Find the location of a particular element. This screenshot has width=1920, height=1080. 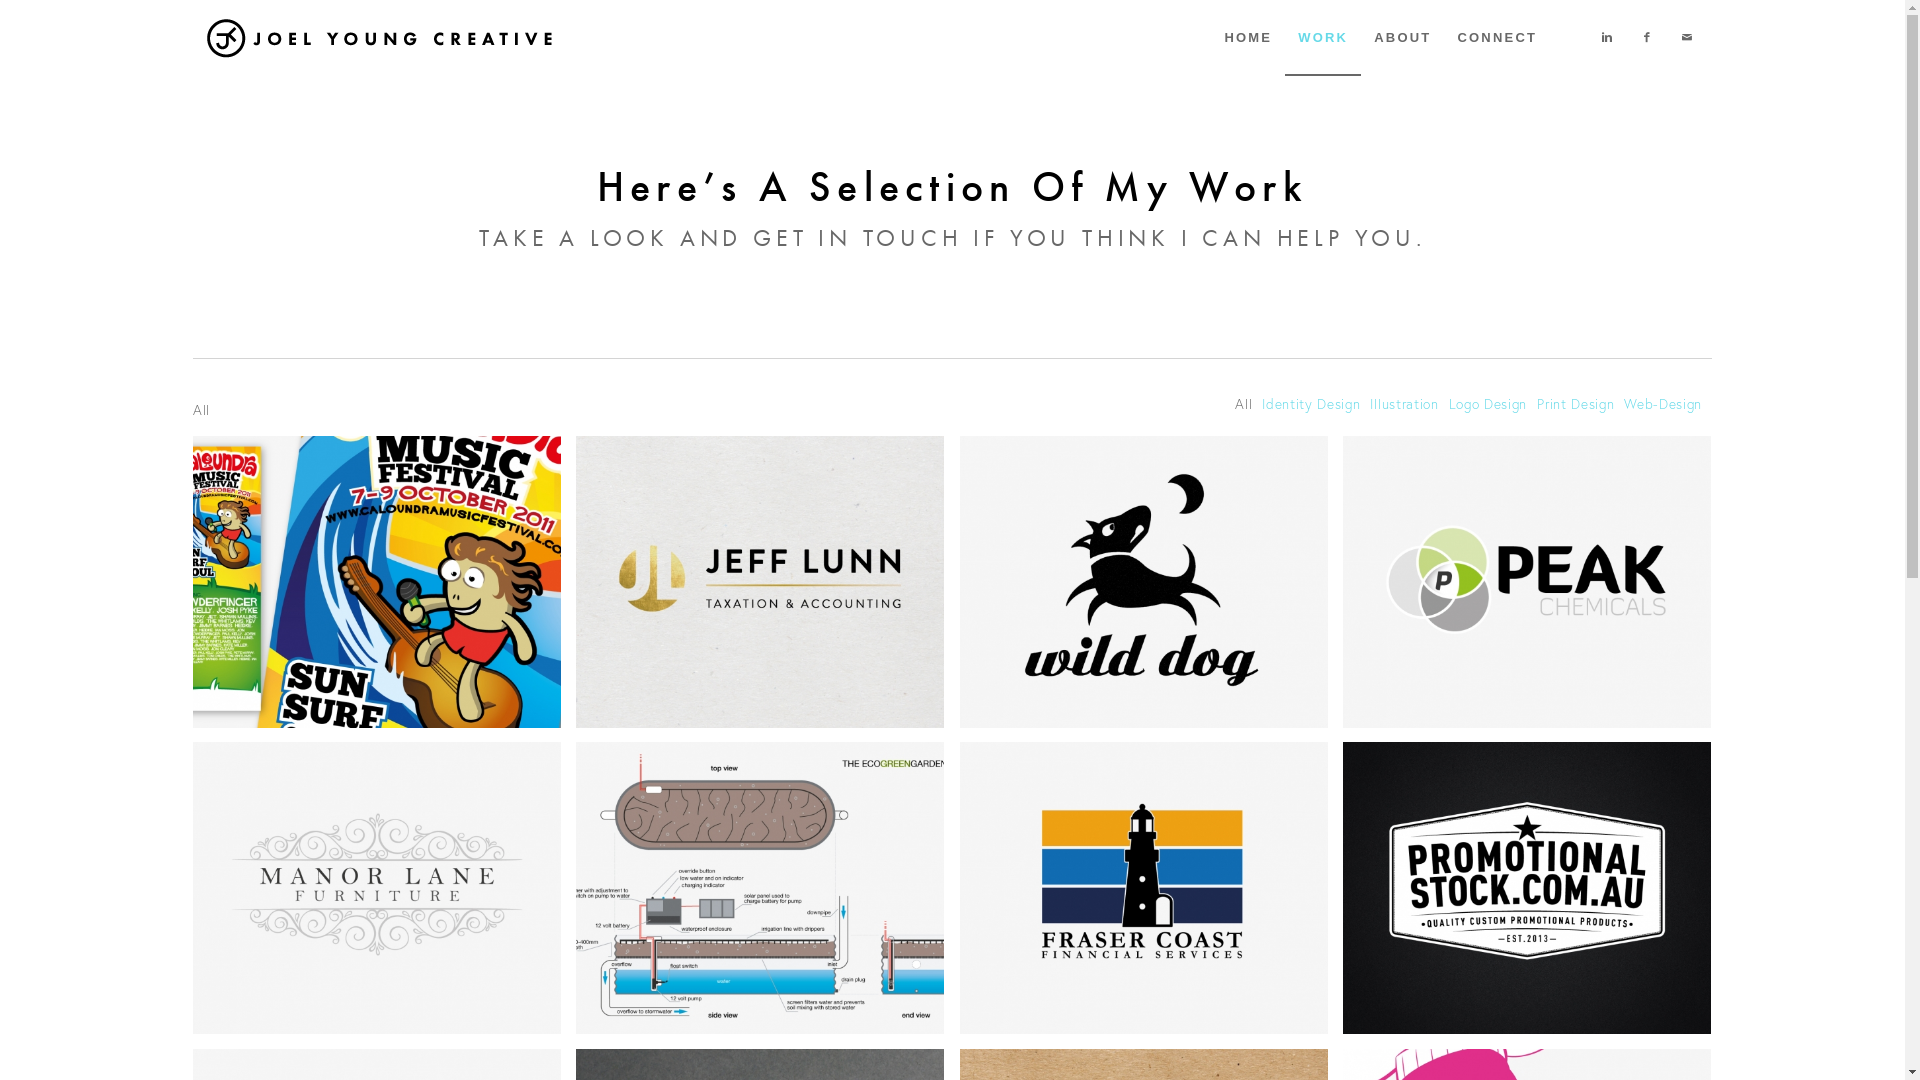

'Linkedin' is located at coordinates (1607, 37).